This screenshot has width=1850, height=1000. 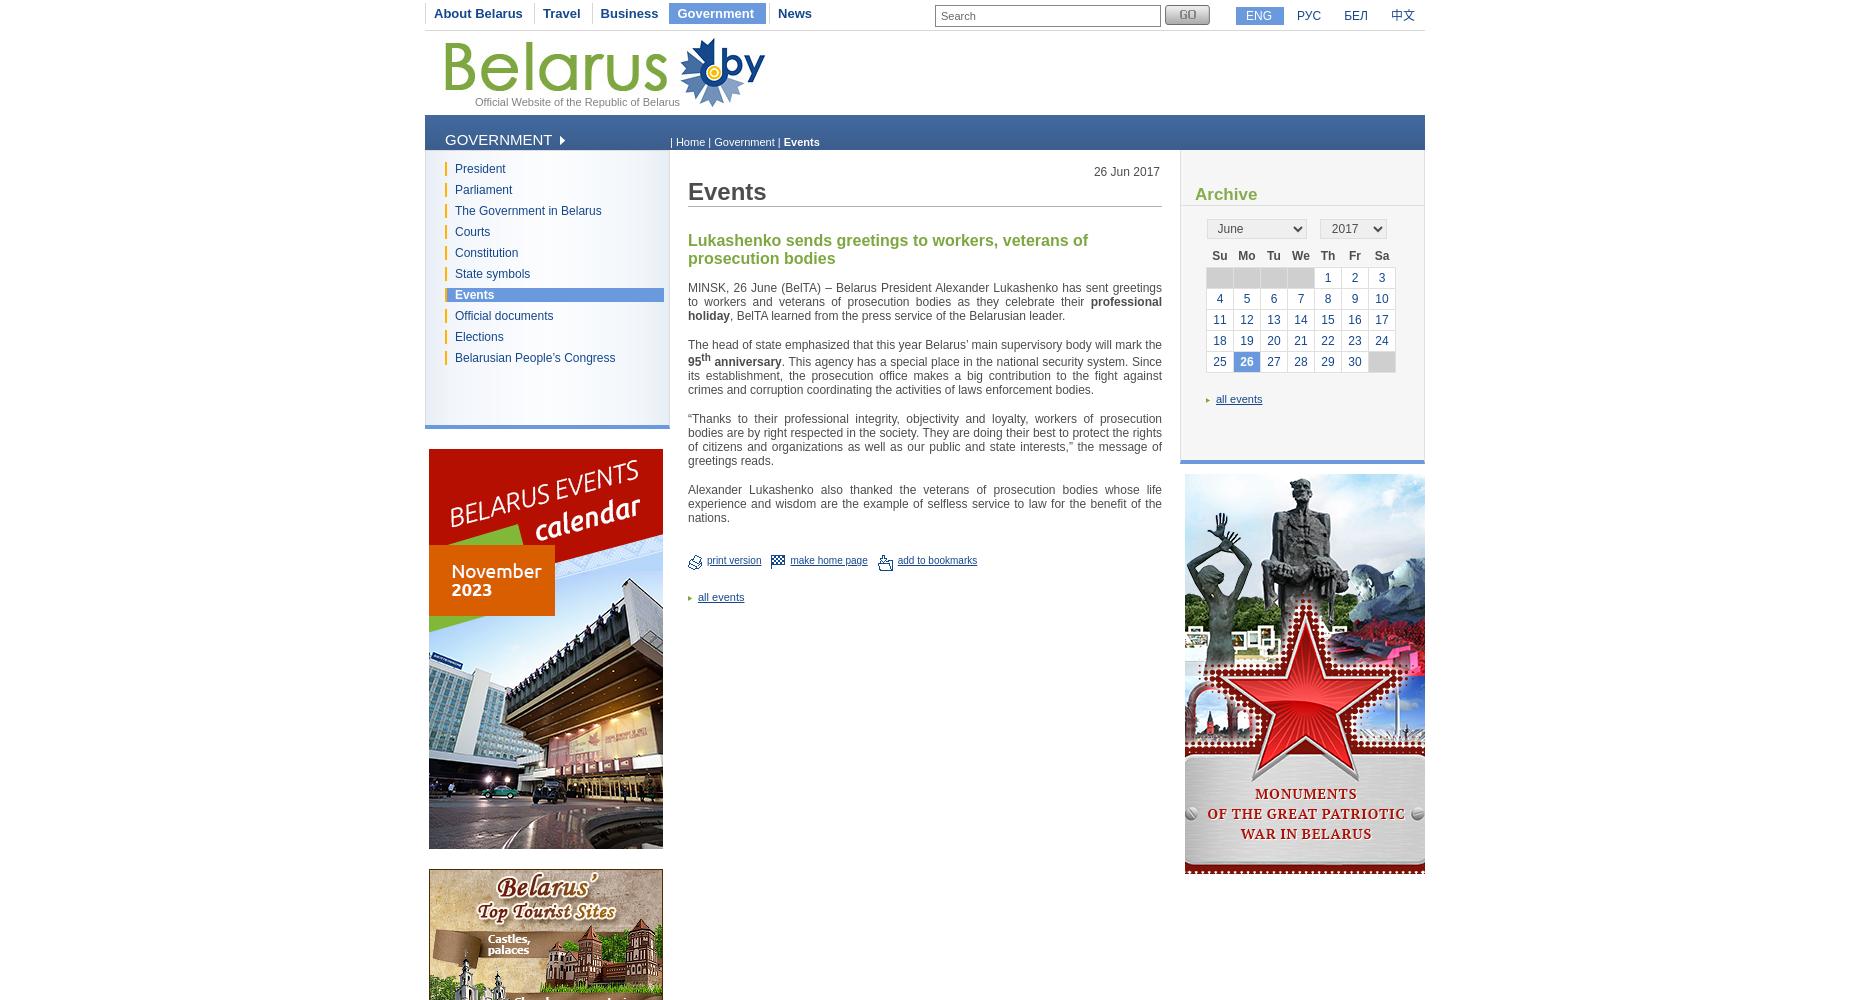 What do you see at coordinates (1346, 319) in the screenshot?
I see `'16'` at bounding box center [1346, 319].